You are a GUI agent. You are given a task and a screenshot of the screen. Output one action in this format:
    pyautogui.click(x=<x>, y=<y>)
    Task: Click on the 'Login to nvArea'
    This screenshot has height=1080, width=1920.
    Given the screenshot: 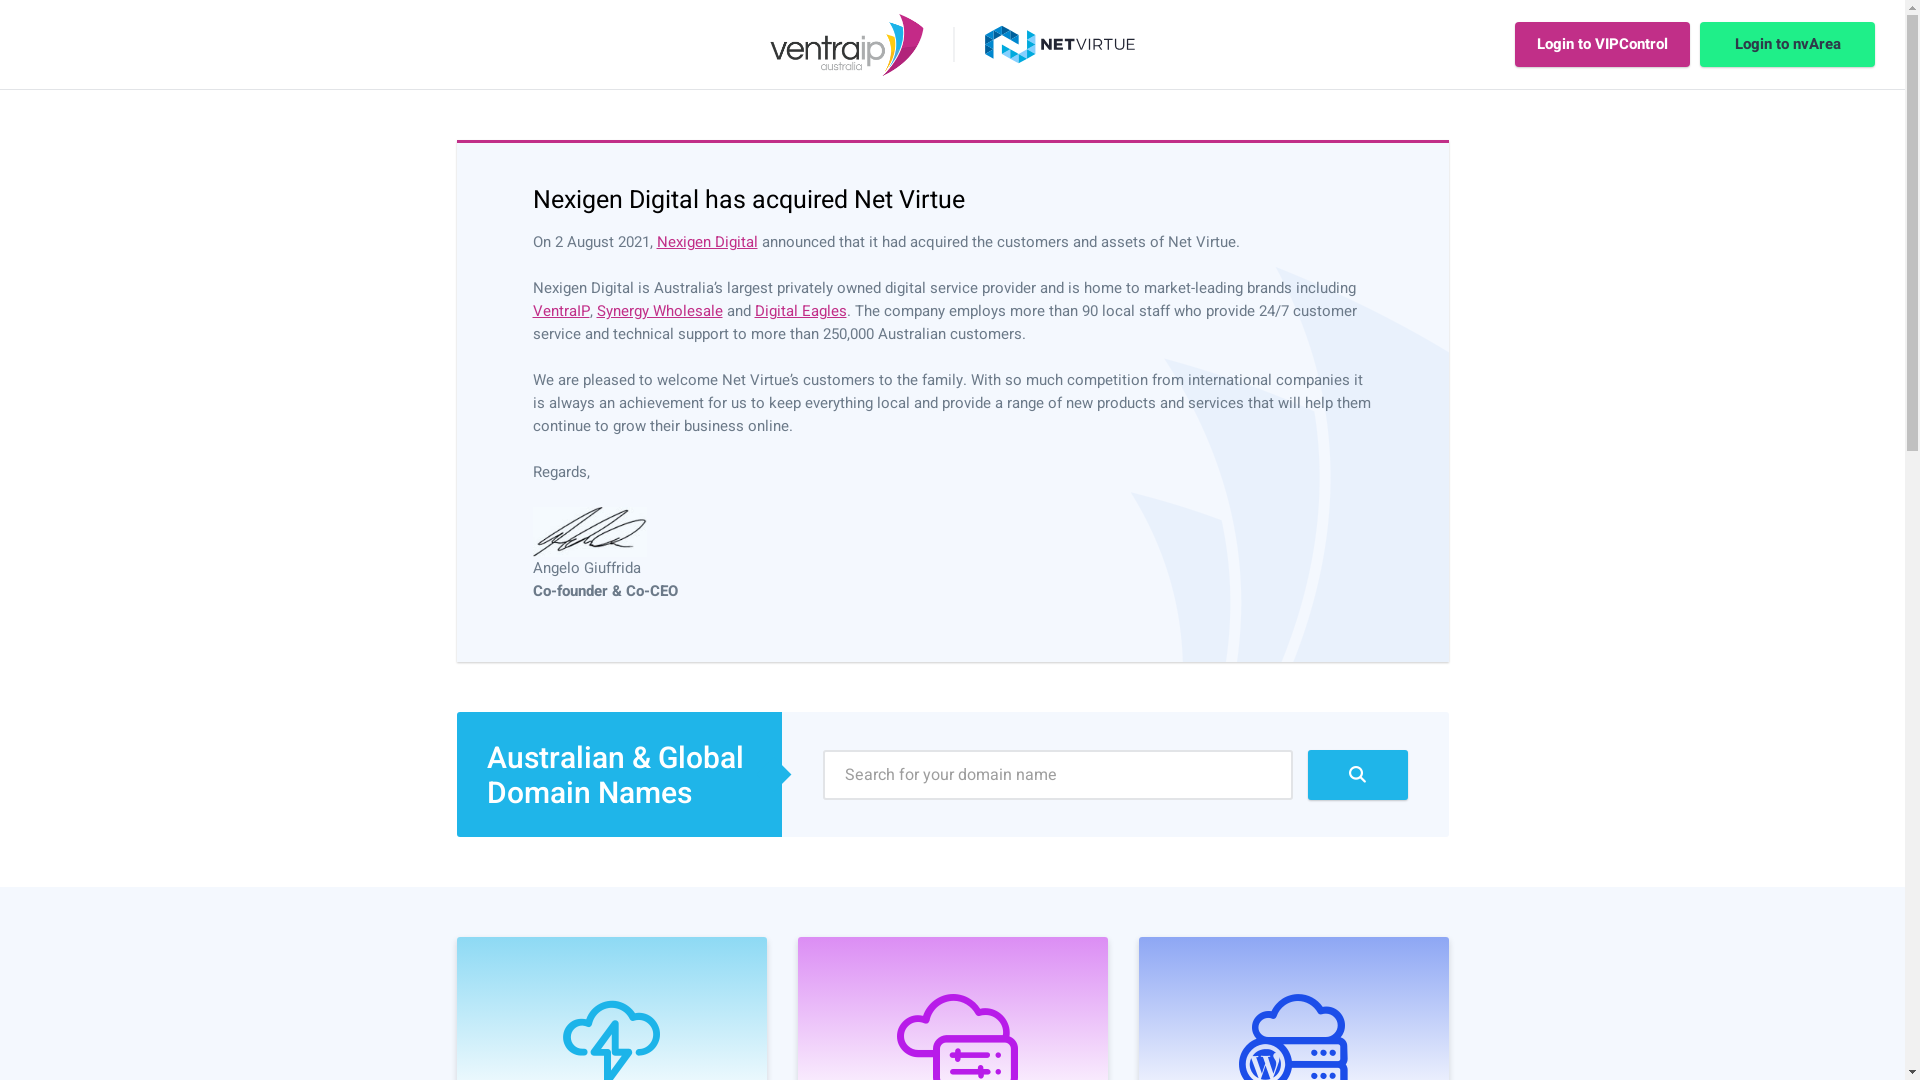 What is the action you would take?
    pyautogui.click(x=1787, y=44)
    